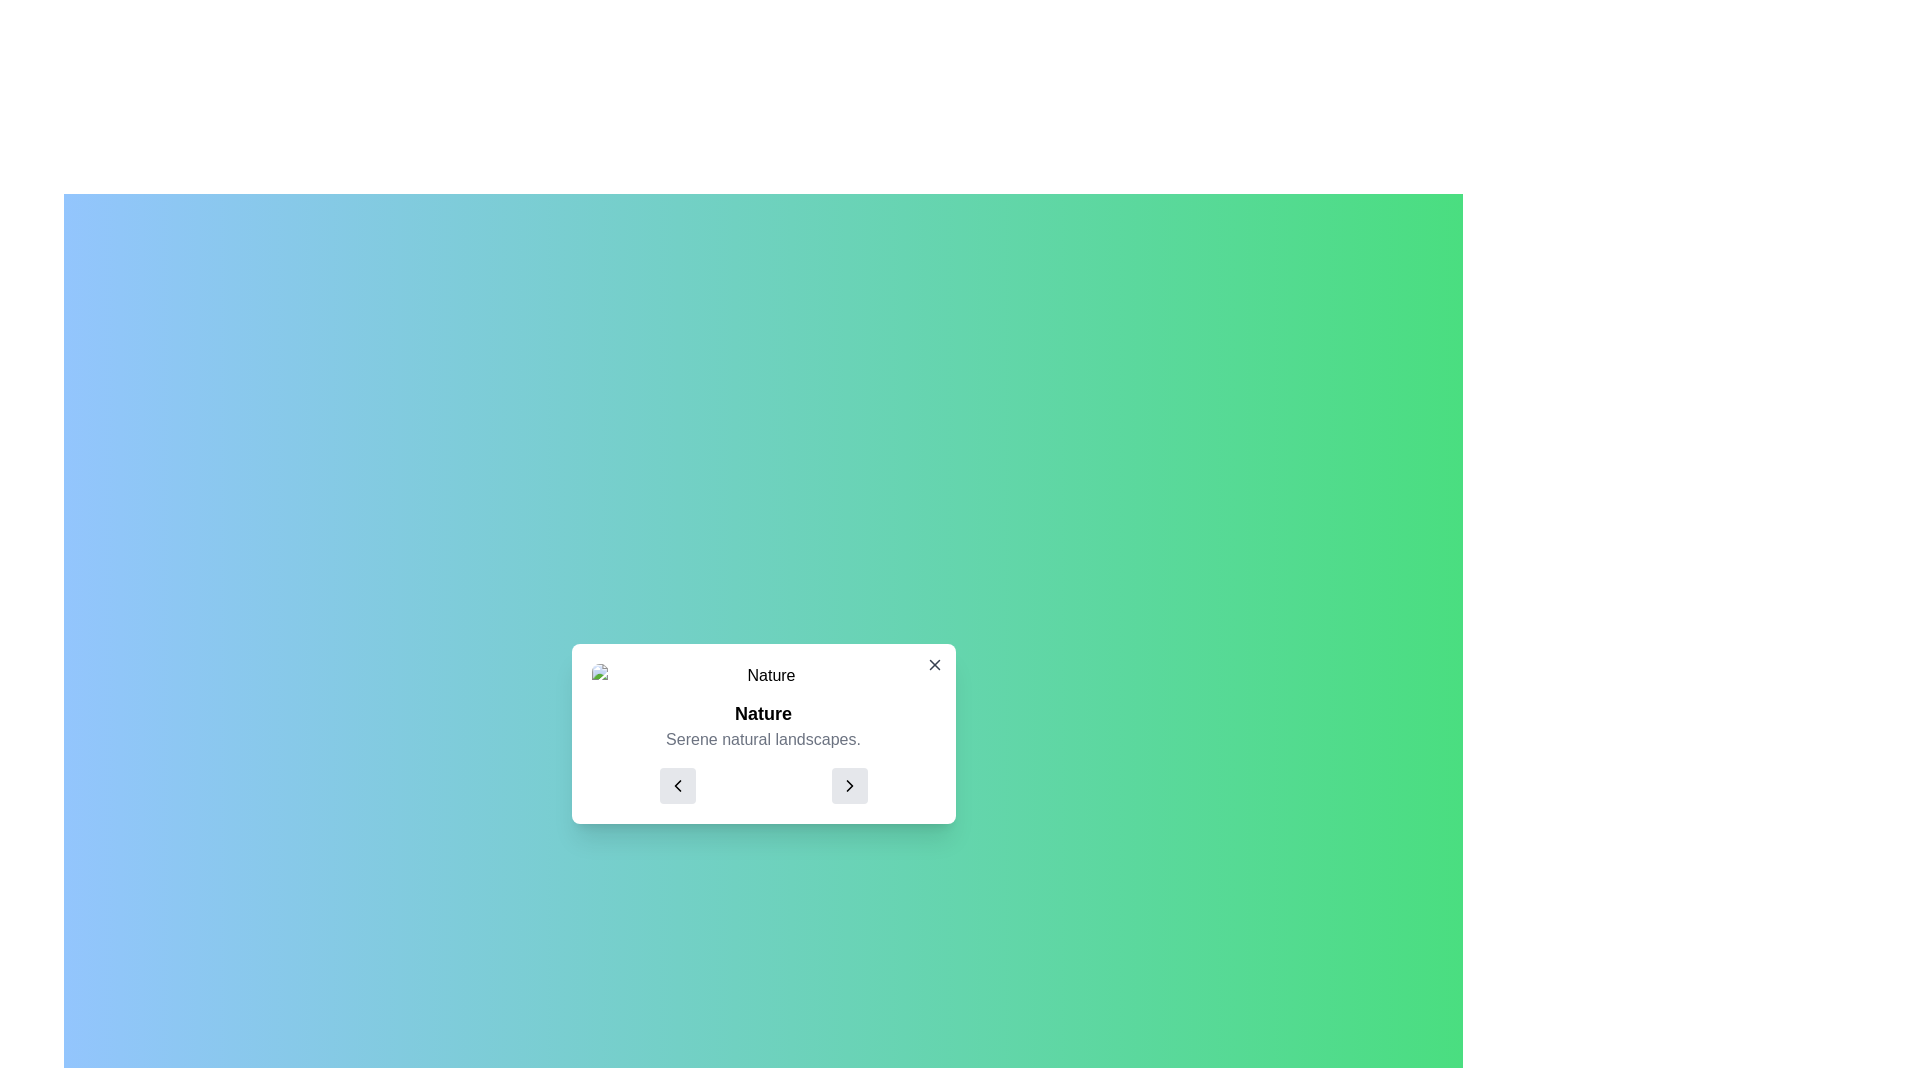 The height and width of the screenshot is (1080, 1920). I want to click on the line segment forming part of the 'X' shape in the top-right corner of the card-like pop-up interface, so click(933, 664).